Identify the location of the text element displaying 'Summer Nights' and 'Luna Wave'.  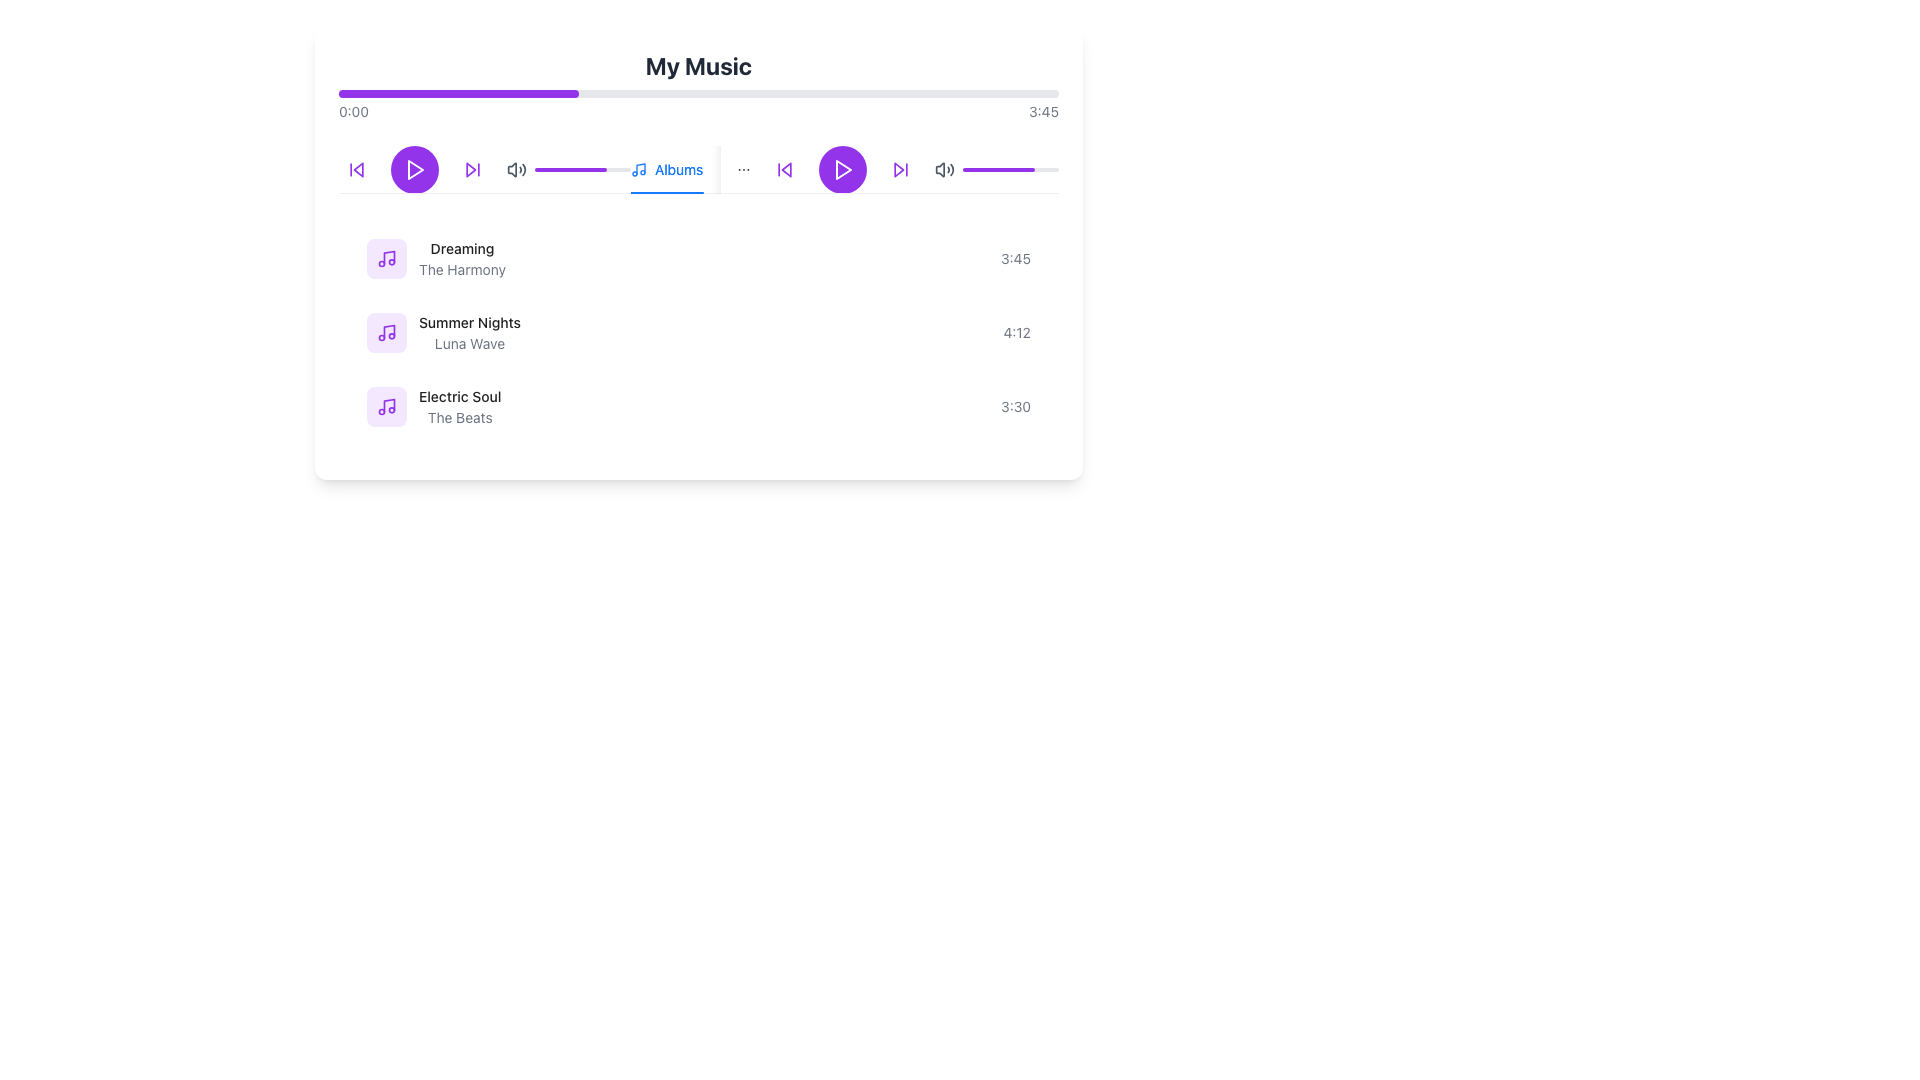
(469, 331).